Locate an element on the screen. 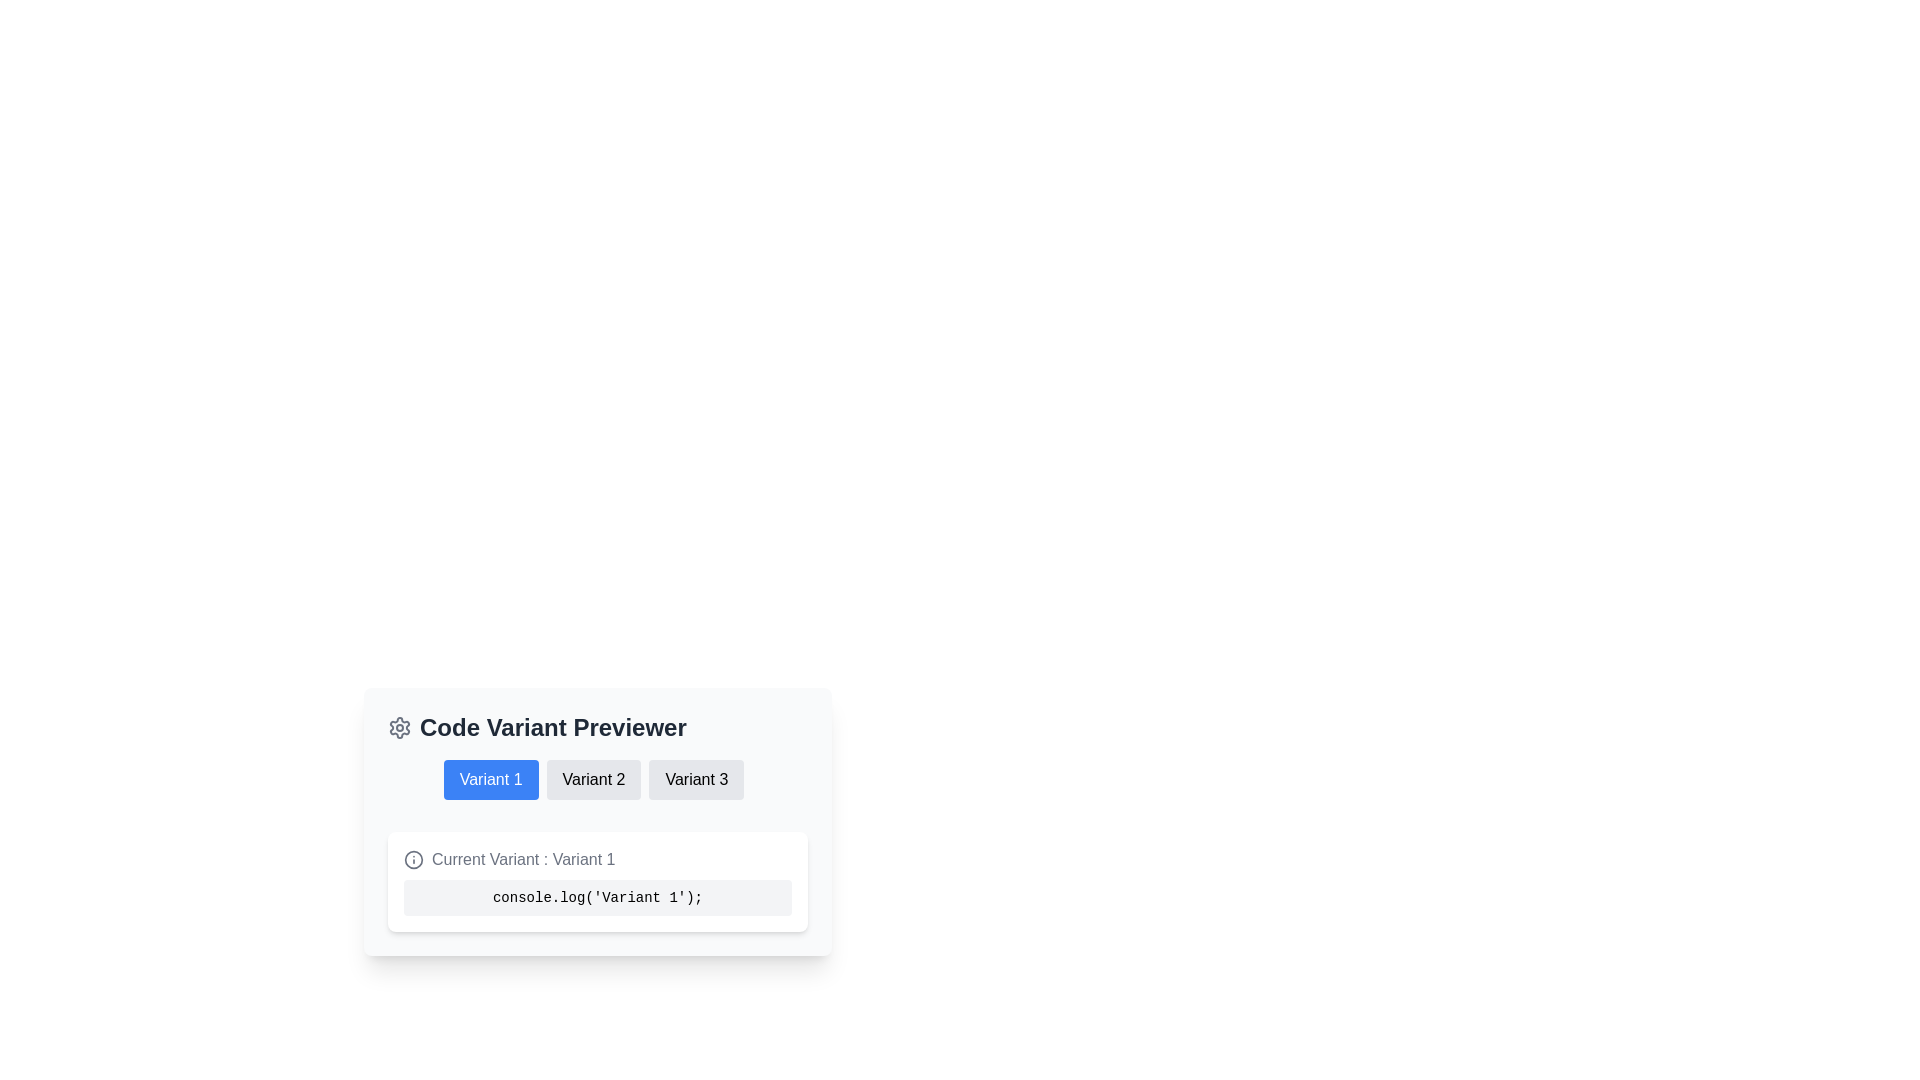 The width and height of the screenshot is (1920, 1080). the rectangular button labeled 'Variant 1' with a blue background and white text is located at coordinates (491, 778).